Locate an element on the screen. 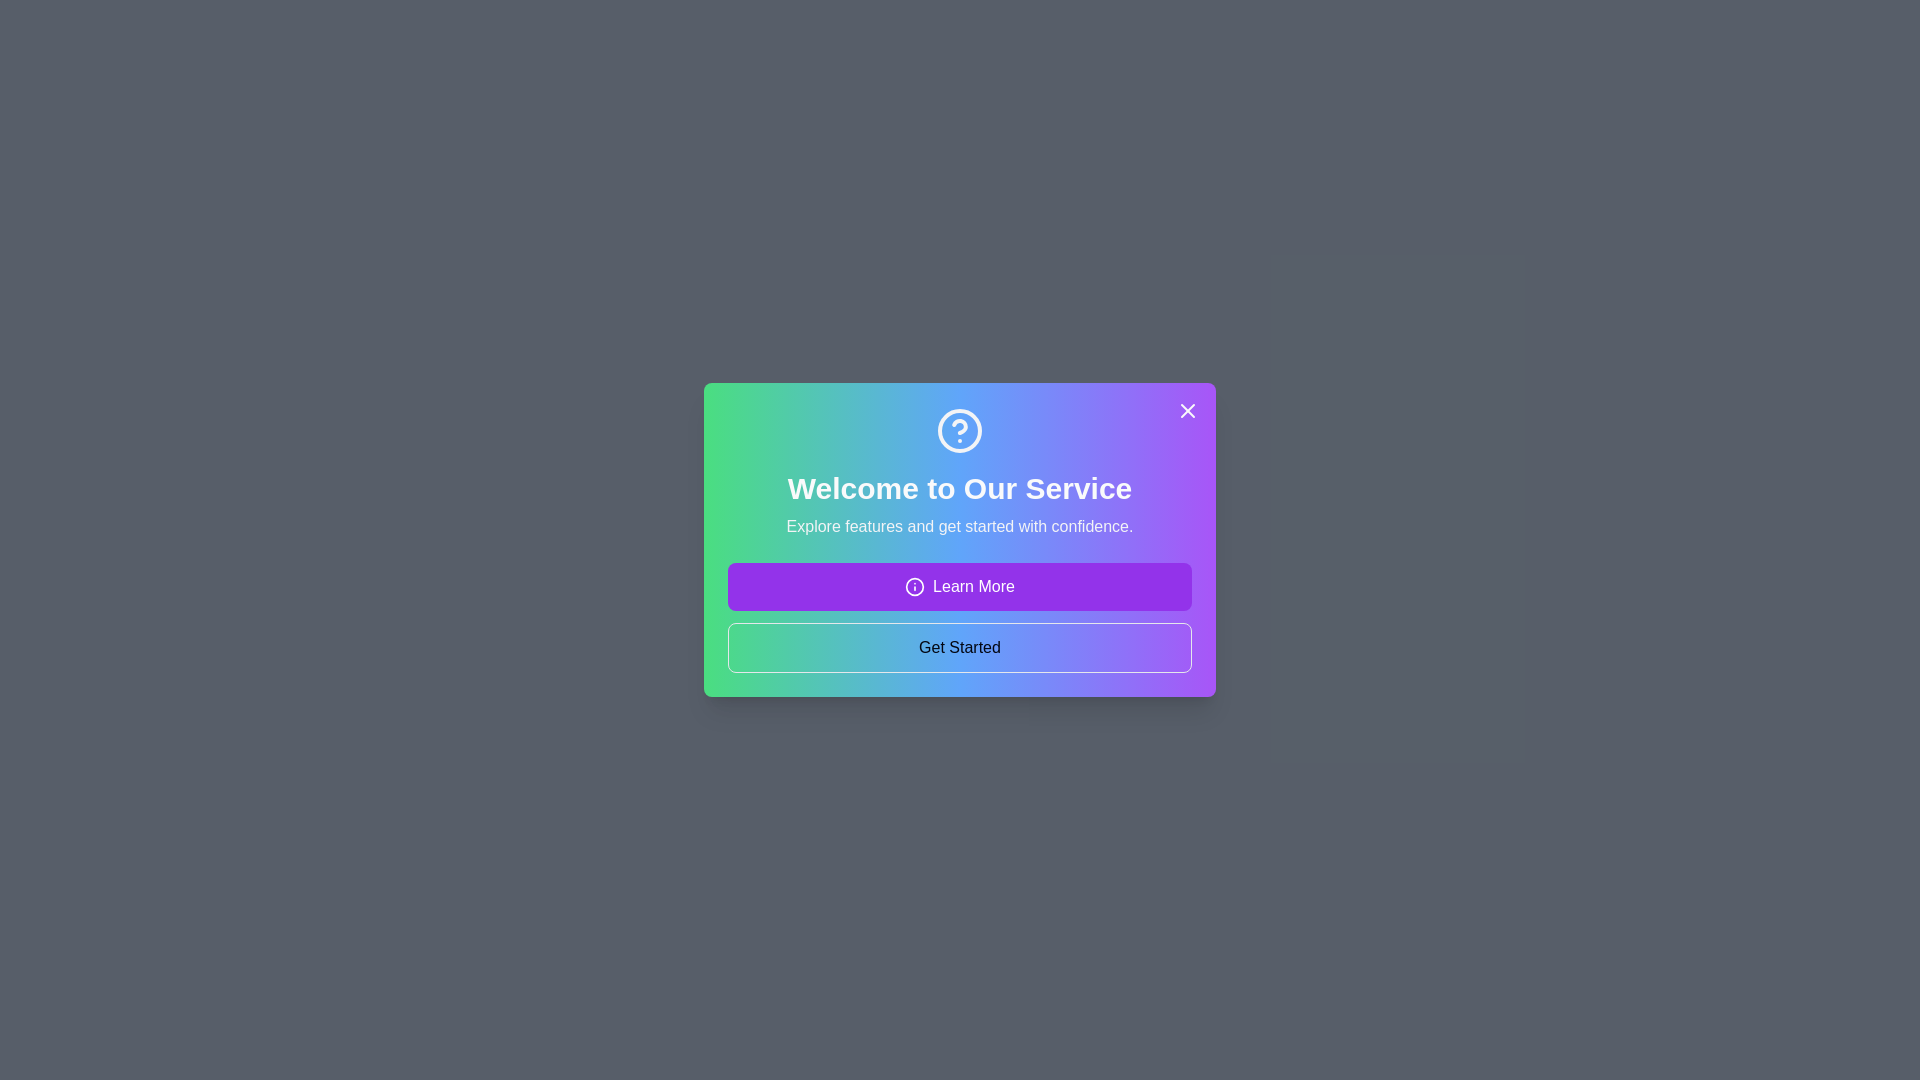  the 'Learn More' button to access additional information is located at coordinates (960, 585).